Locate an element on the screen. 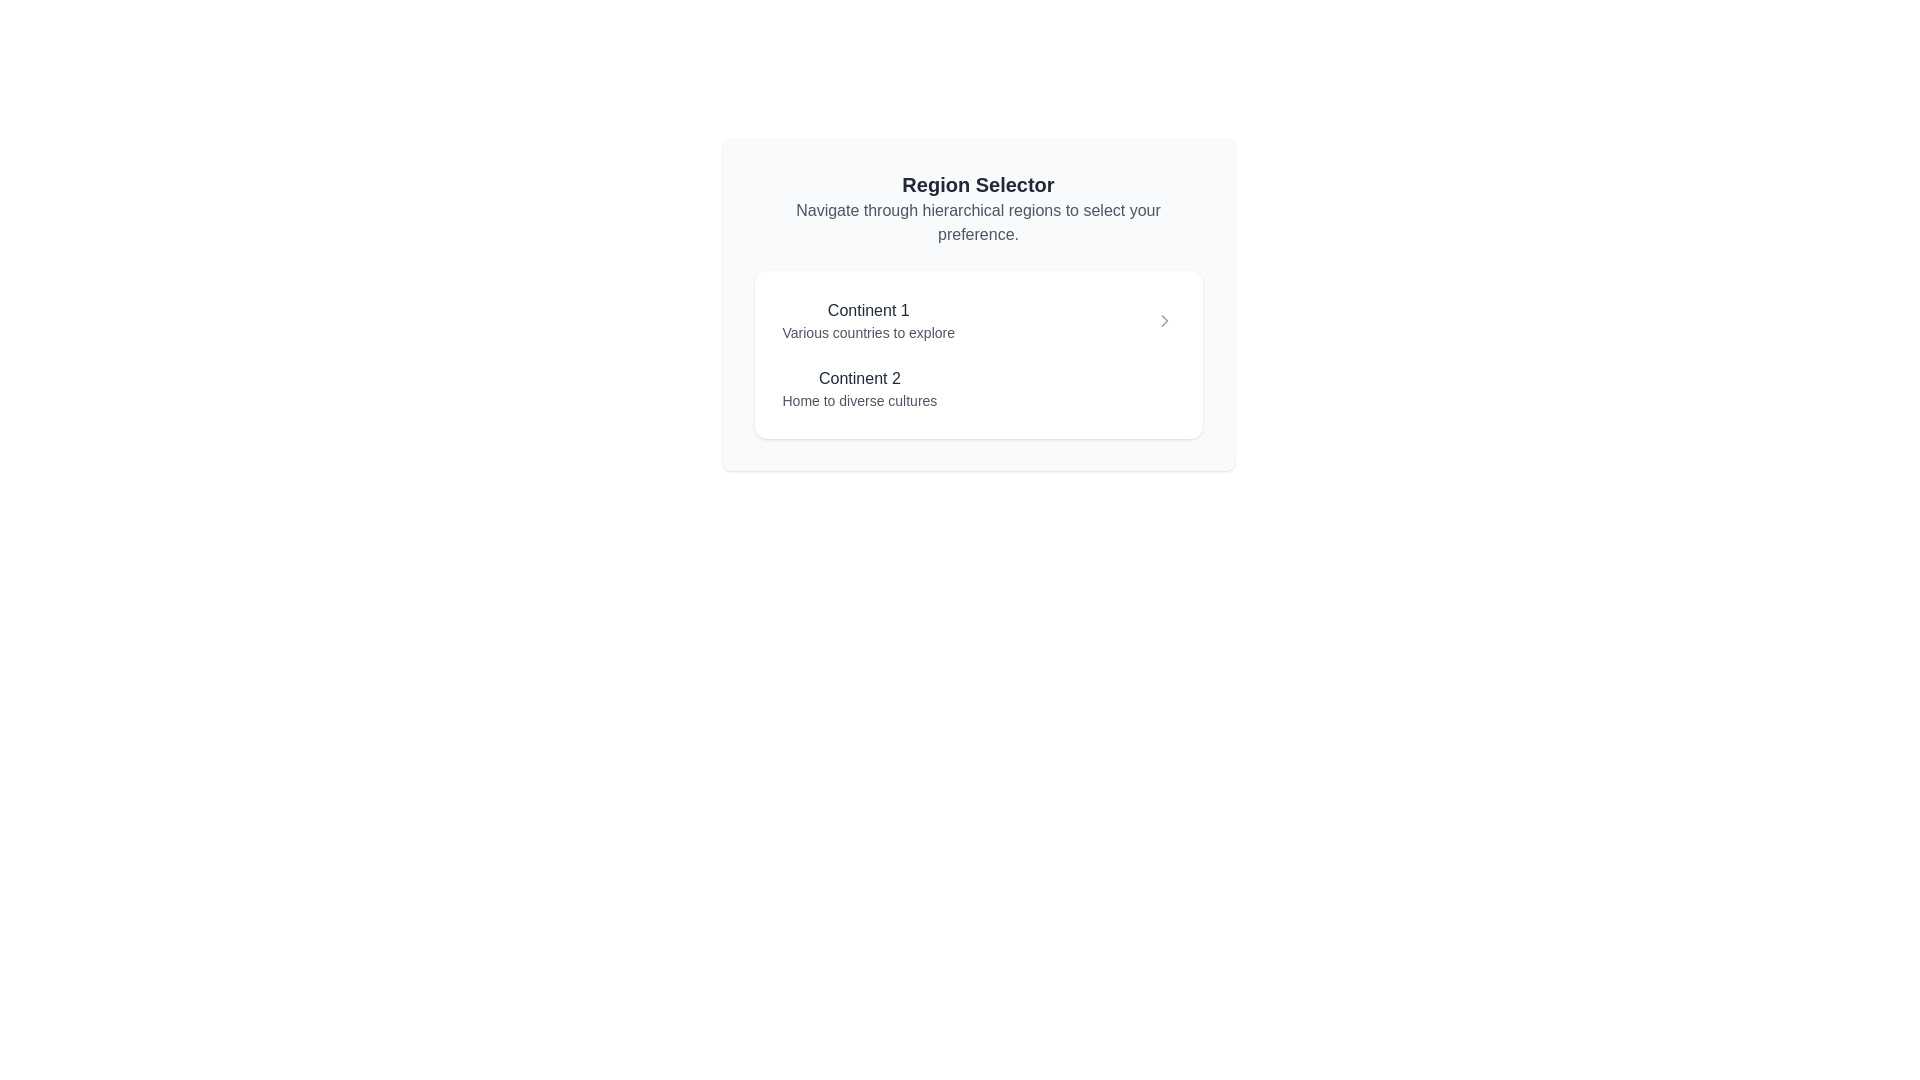  the informational text label providing context about 'Continent 1', which is positioned underneath the main text in the Region Selector section is located at coordinates (868, 331).